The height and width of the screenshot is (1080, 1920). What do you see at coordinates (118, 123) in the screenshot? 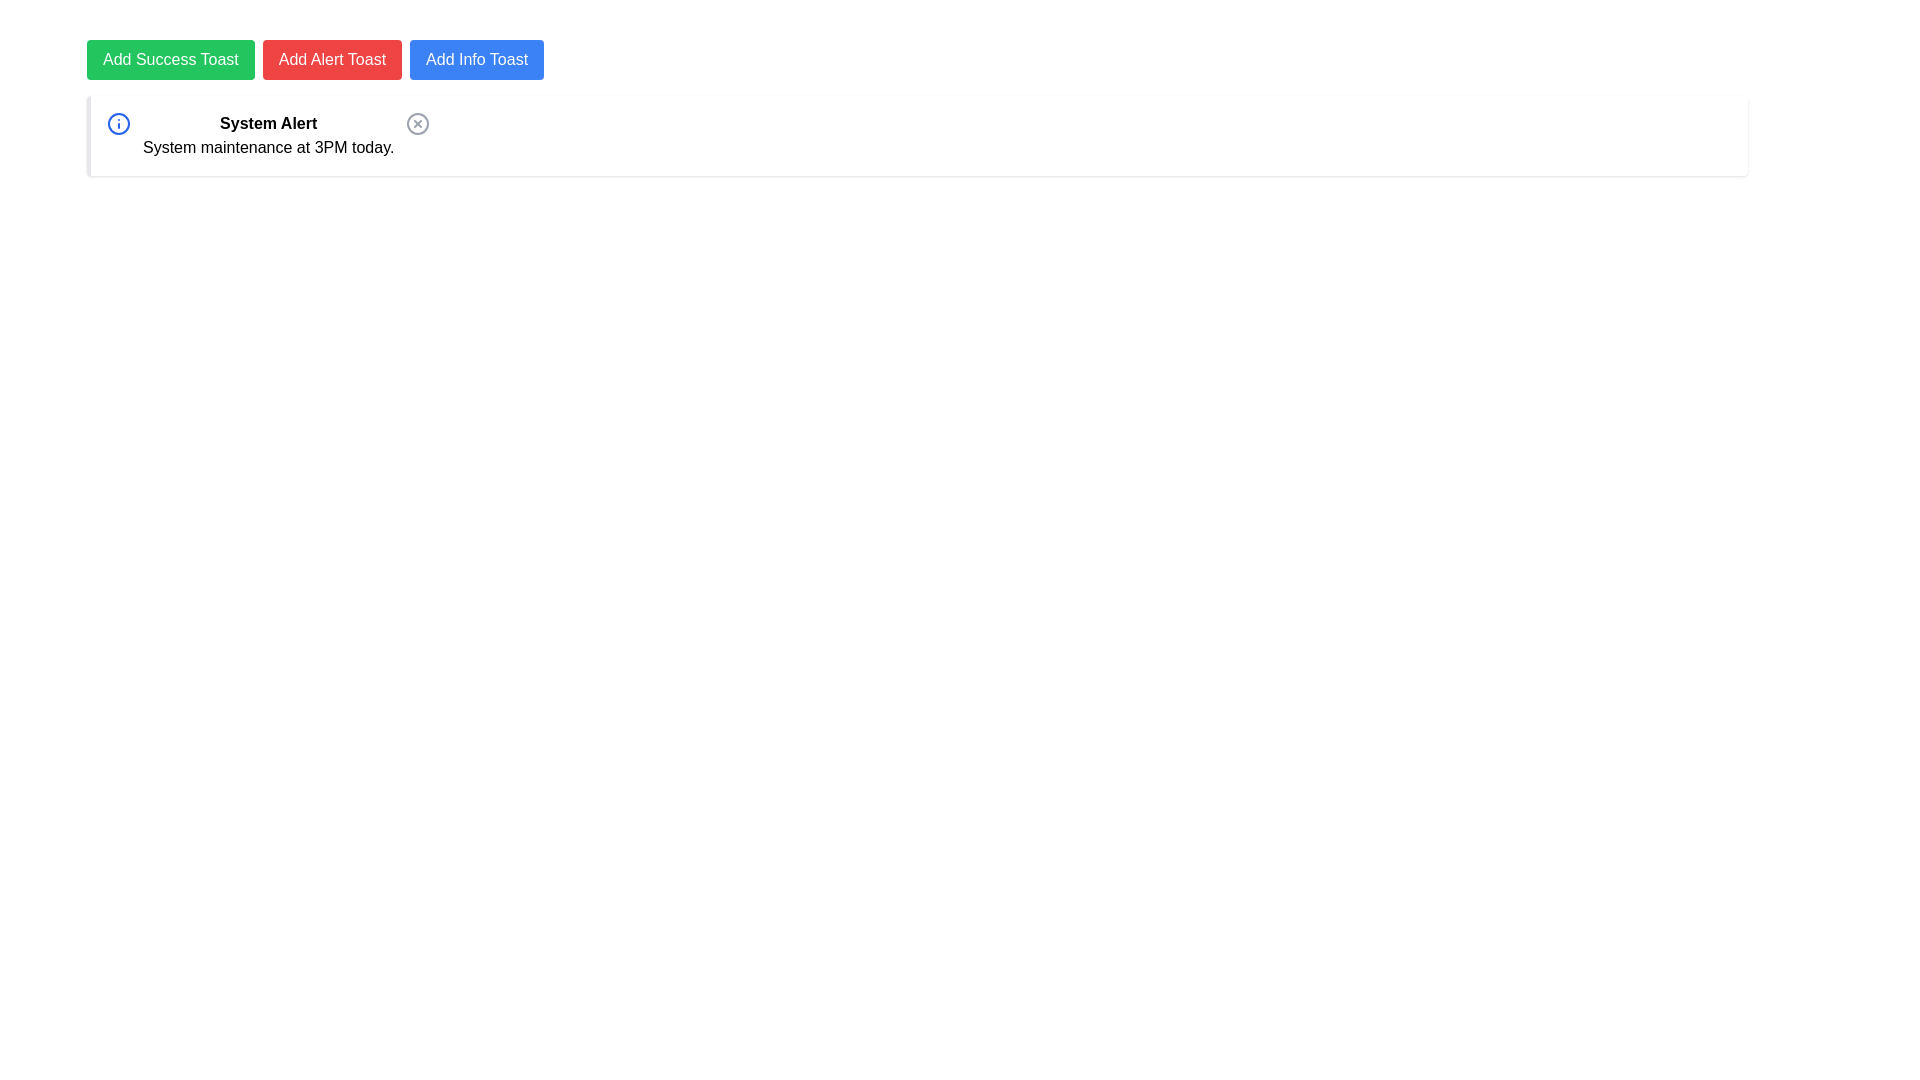
I see `the information icon located in the System Alert notification bar, positioned on the far left side next to the bolded text 'System Alert'` at bounding box center [118, 123].